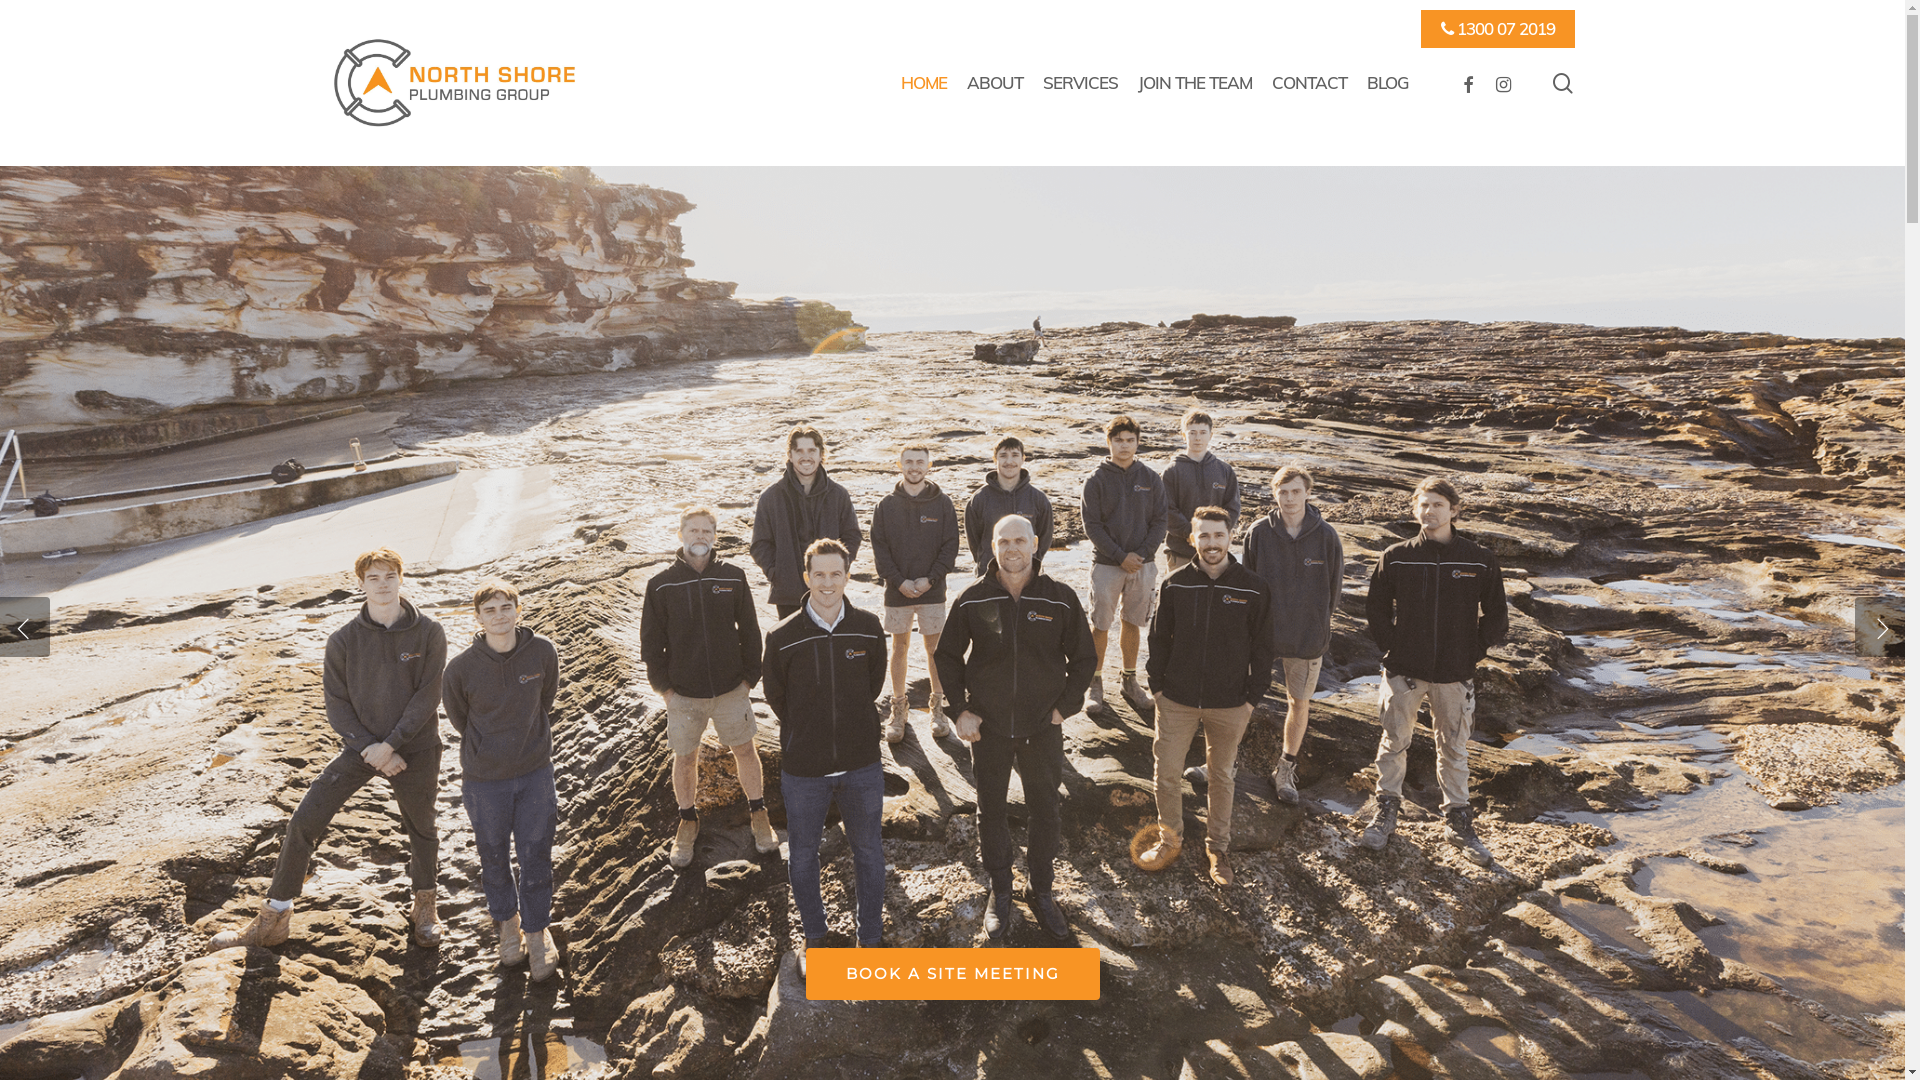  What do you see at coordinates (1079, 82) in the screenshot?
I see `'SERVICES'` at bounding box center [1079, 82].